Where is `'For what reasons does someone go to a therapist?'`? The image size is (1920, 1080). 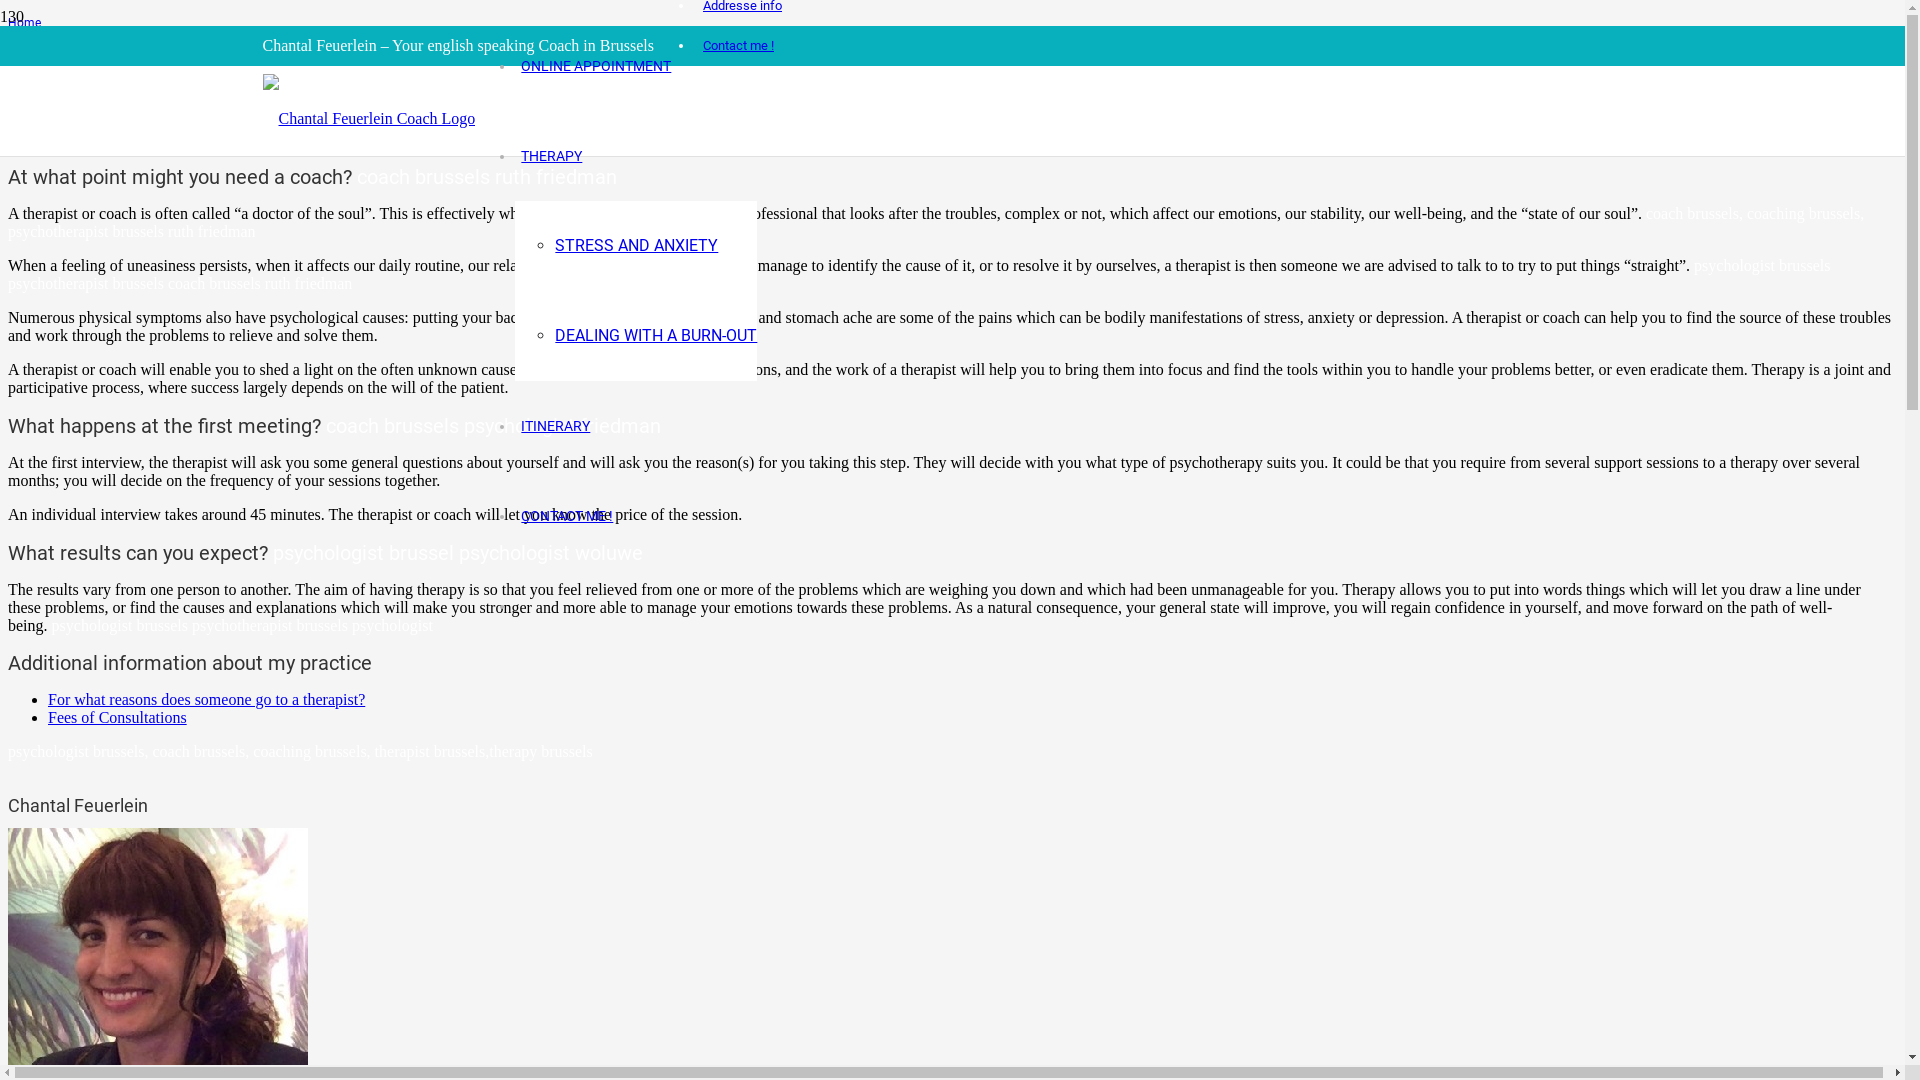
'For what reasons does someone go to a therapist?' is located at coordinates (206, 698).